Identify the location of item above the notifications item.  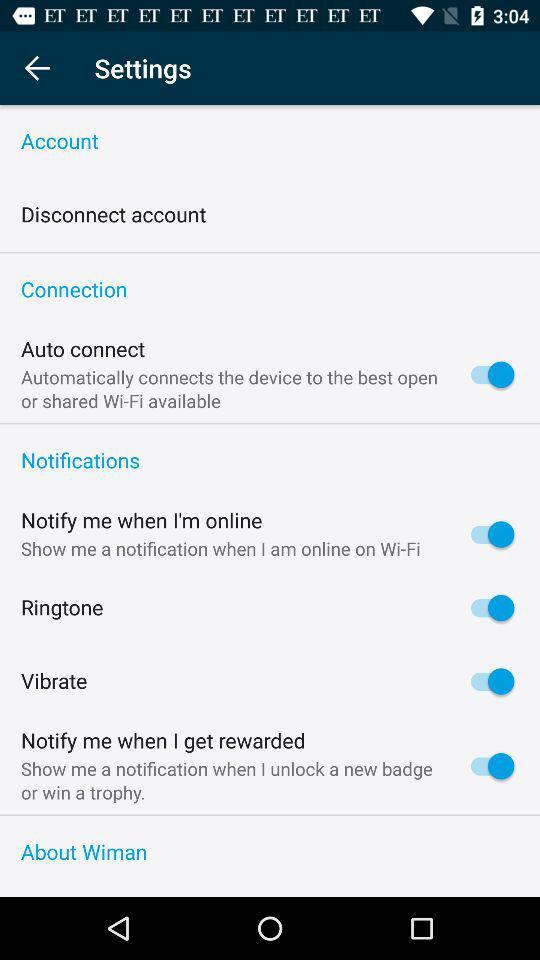
(270, 423).